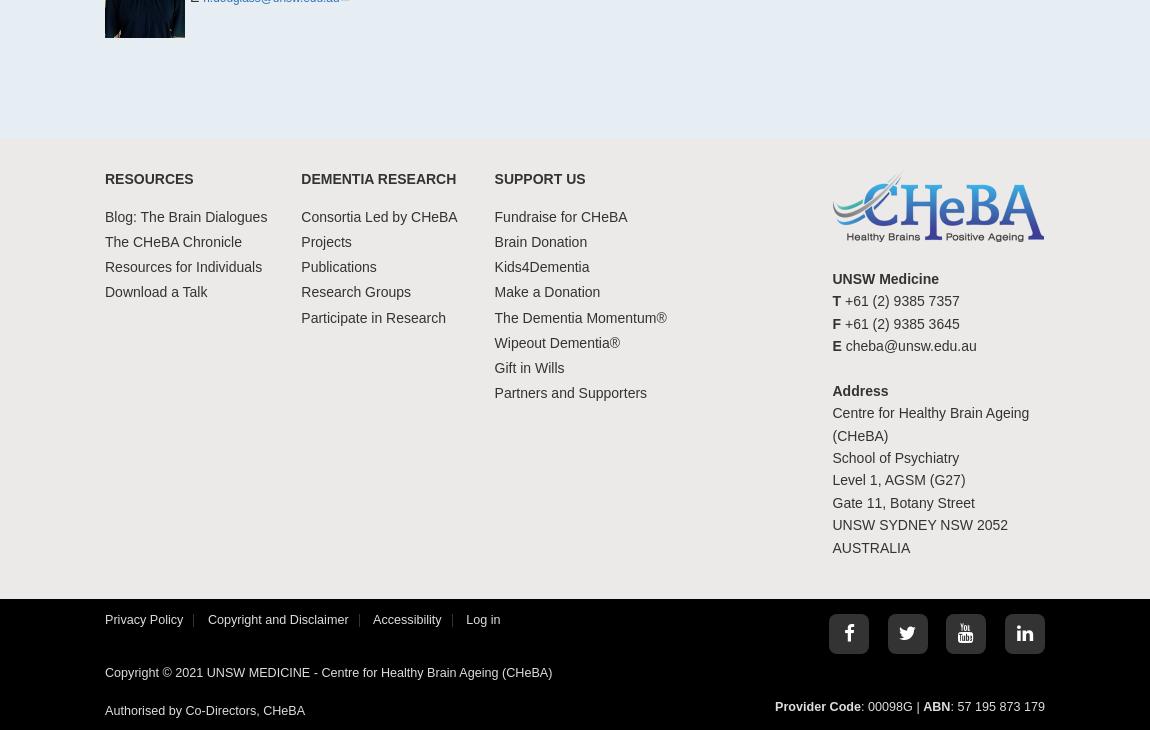  Describe the element at coordinates (816, 705) in the screenshot. I see `'Provider Code'` at that location.